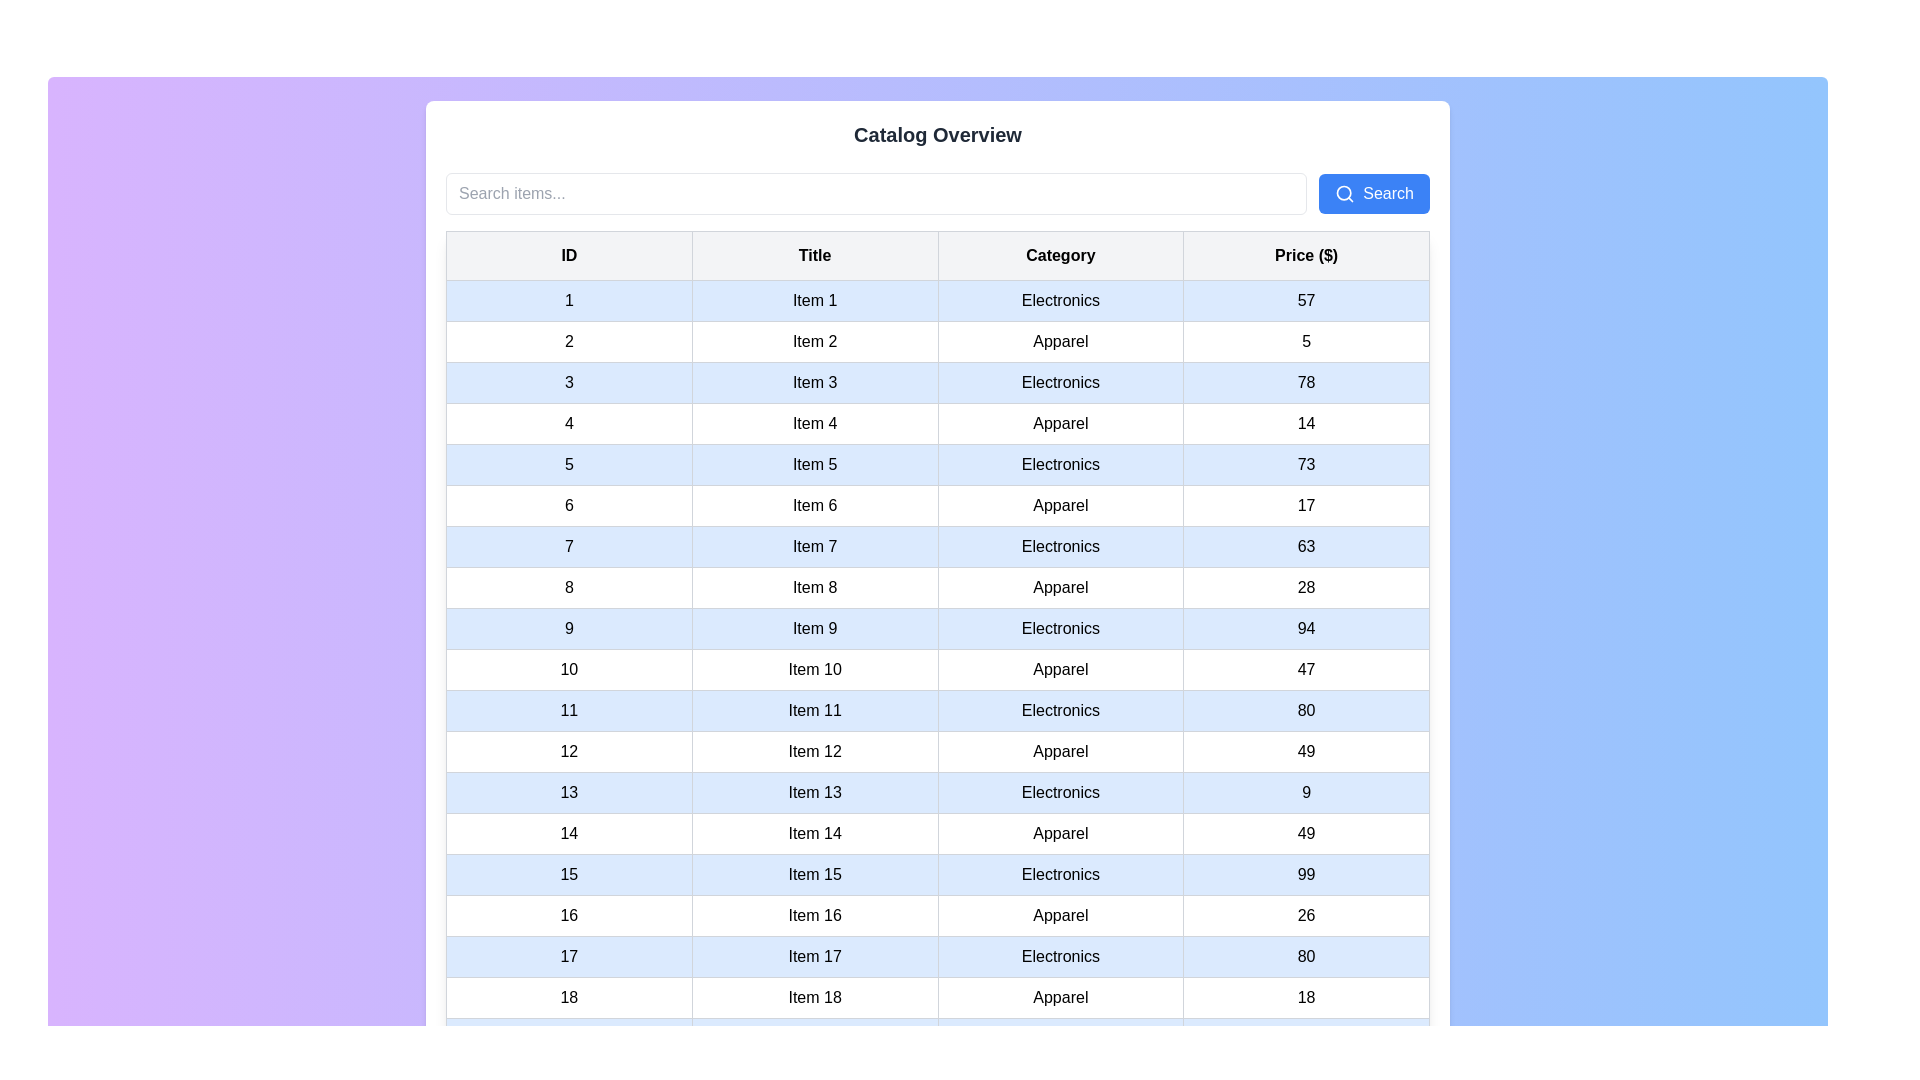 This screenshot has height=1080, width=1920. Describe the element at coordinates (1305, 792) in the screenshot. I see `the content of the Text cell in the table under the 'Price ($)' column for Item 13` at that location.